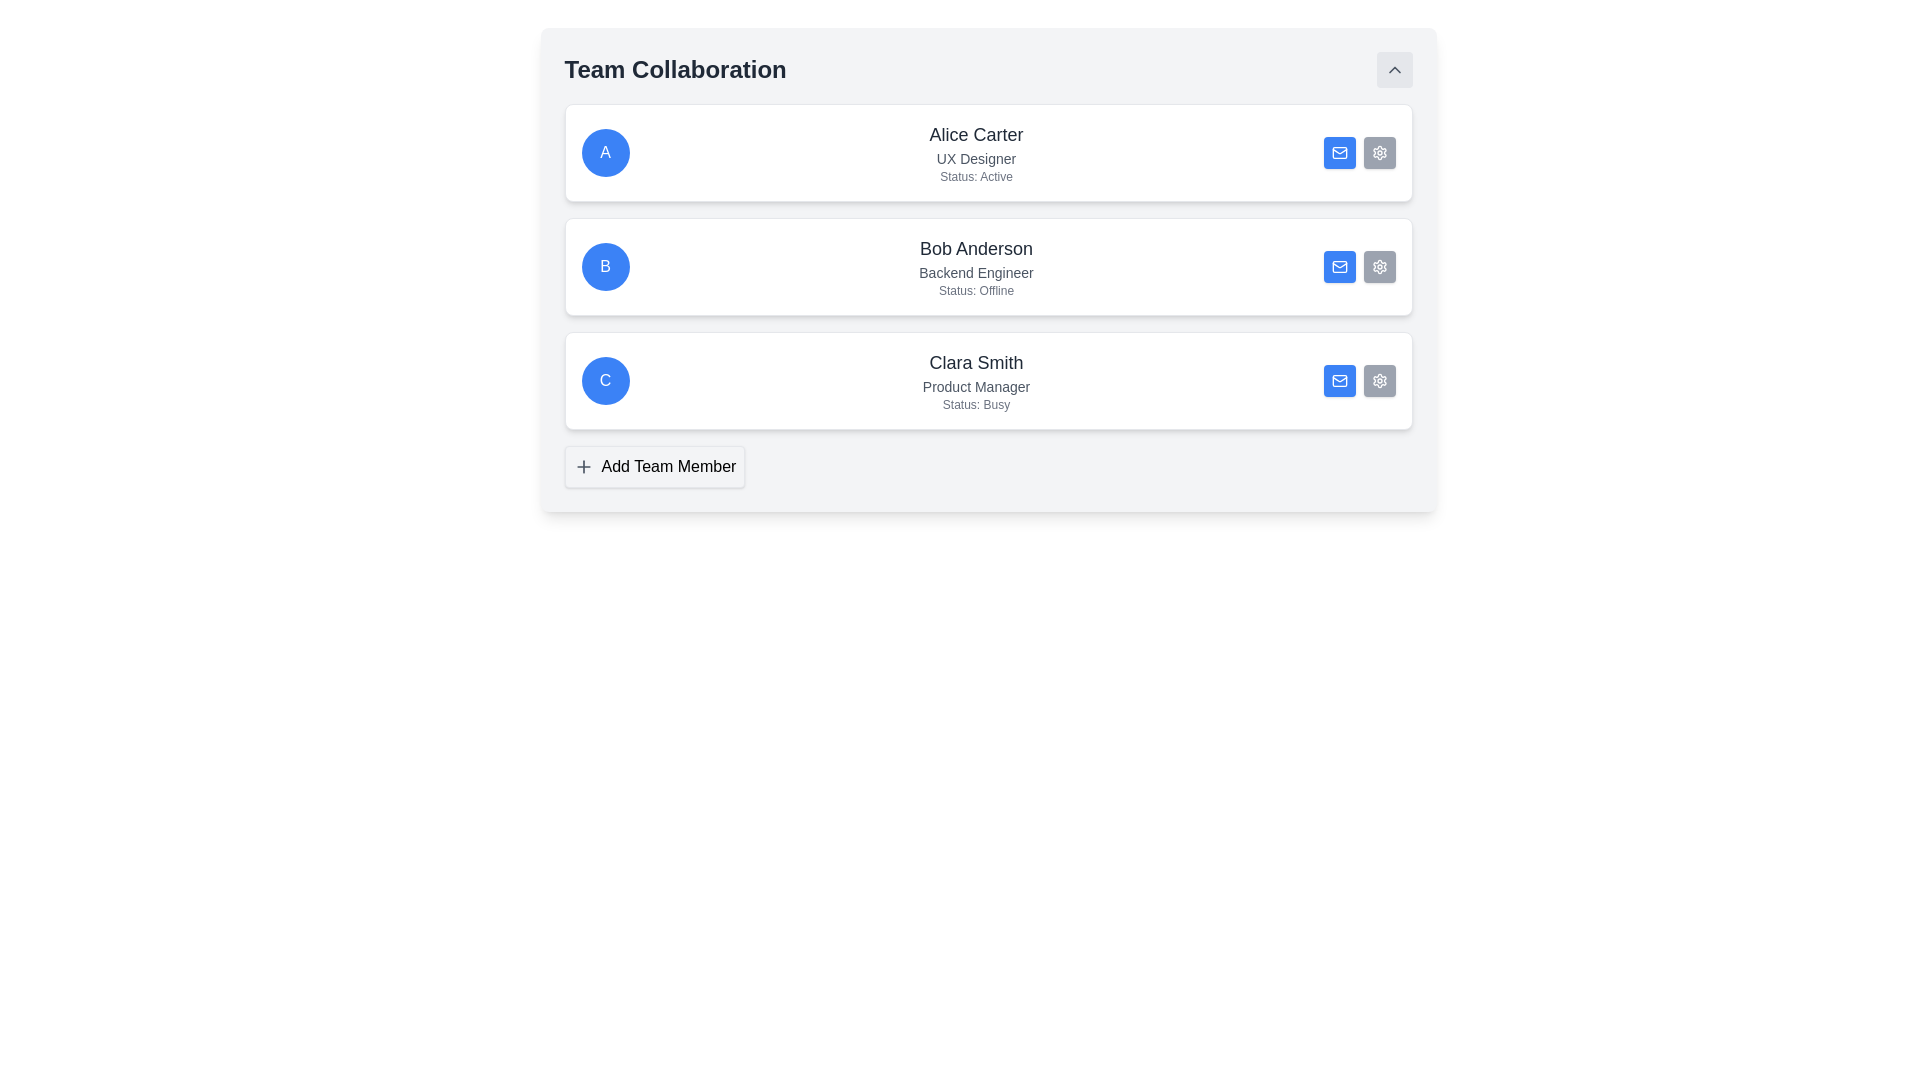 The image size is (1920, 1080). What do you see at coordinates (976, 157) in the screenshot?
I see `the text label displaying the job title 'UX Designer' for team member Alice Carter, located in the card section under 'Alice Carter' and above 'Status: Active'` at bounding box center [976, 157].